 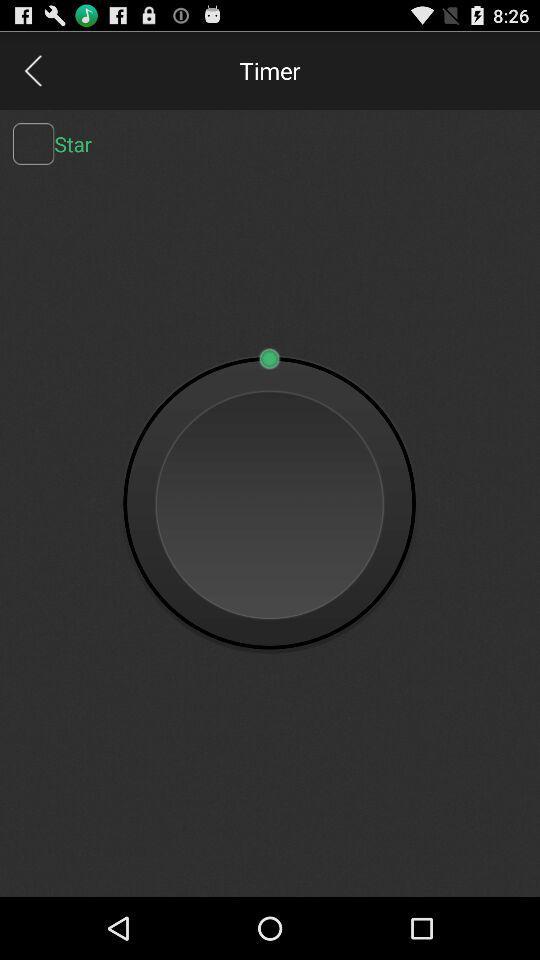 I want to click on back page, so click(x=31, y=70).